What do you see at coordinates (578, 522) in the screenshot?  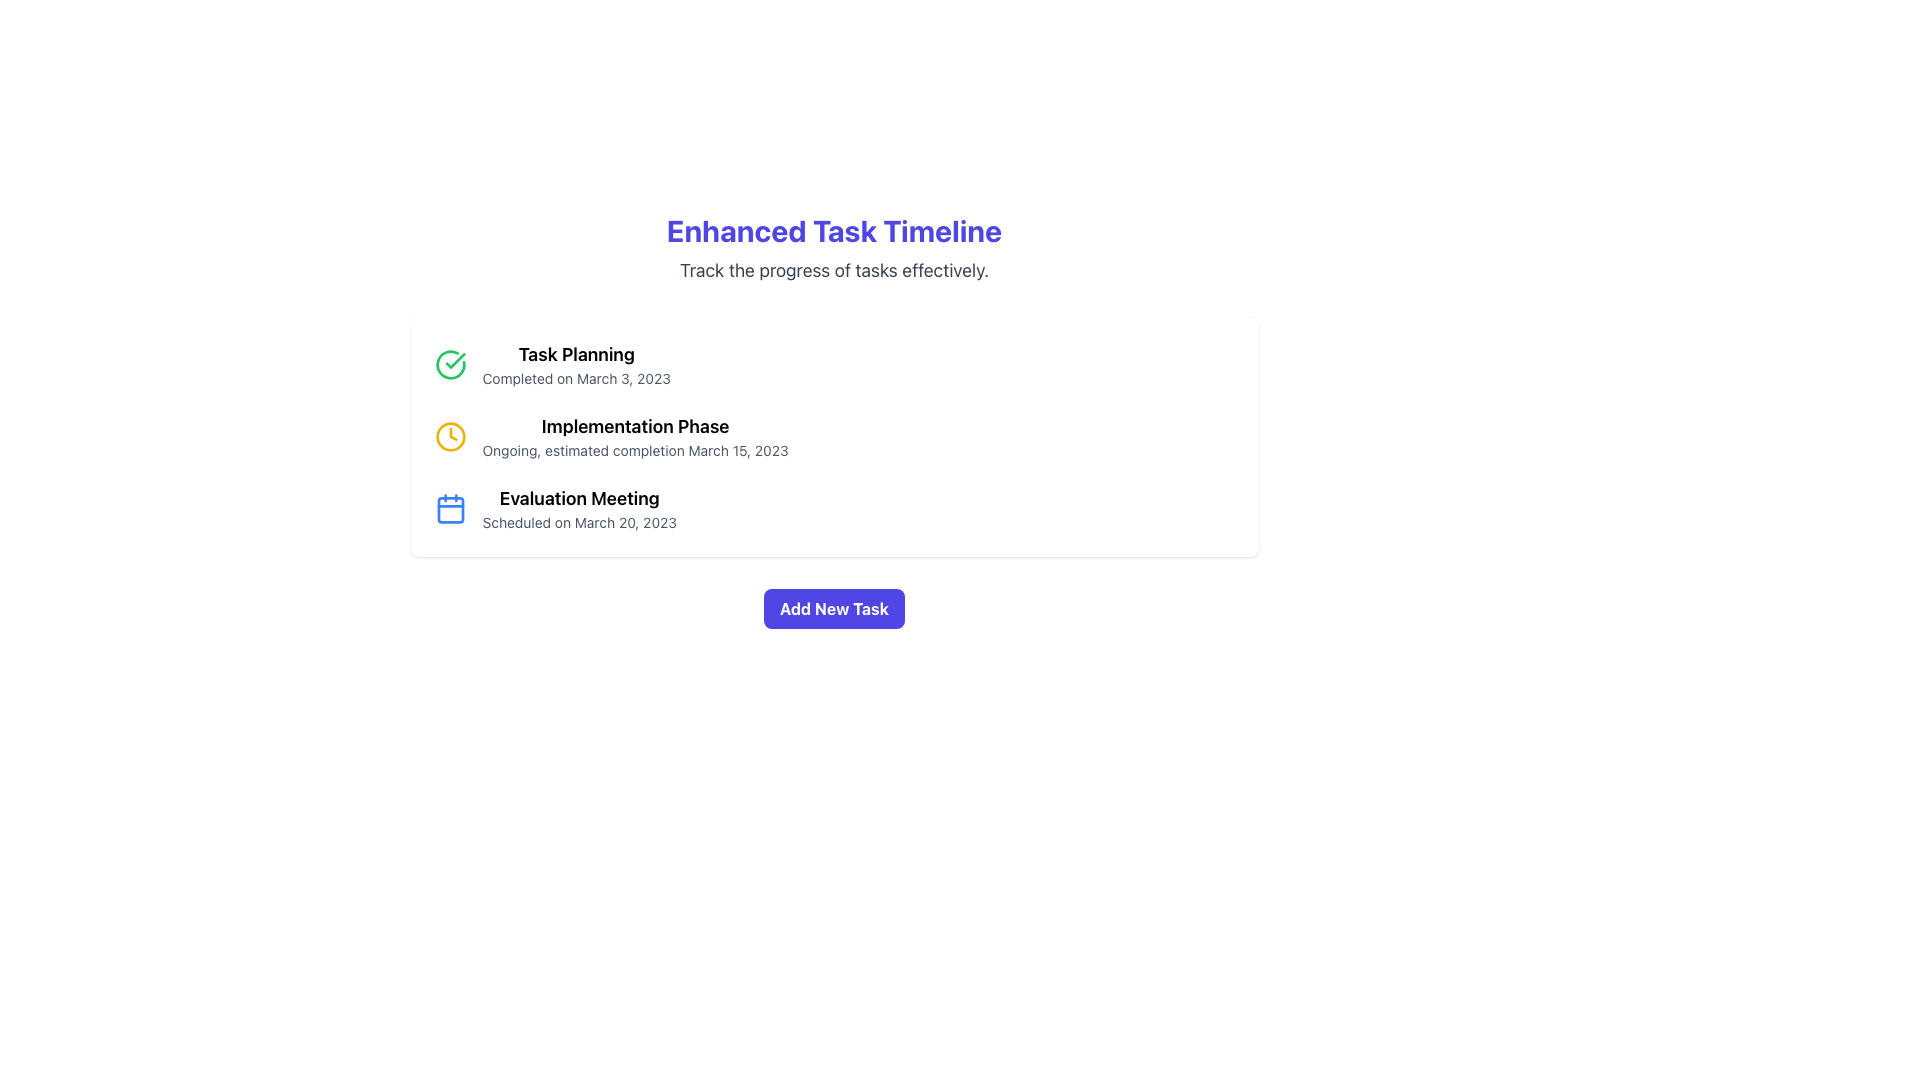 I see `the static text display that shows 'Scheduled on March 20, 2023', which is styled in a smaller font size and gray shade, located beneath the title 'Evaluation Meeting'` at bounding box center [578, 522].